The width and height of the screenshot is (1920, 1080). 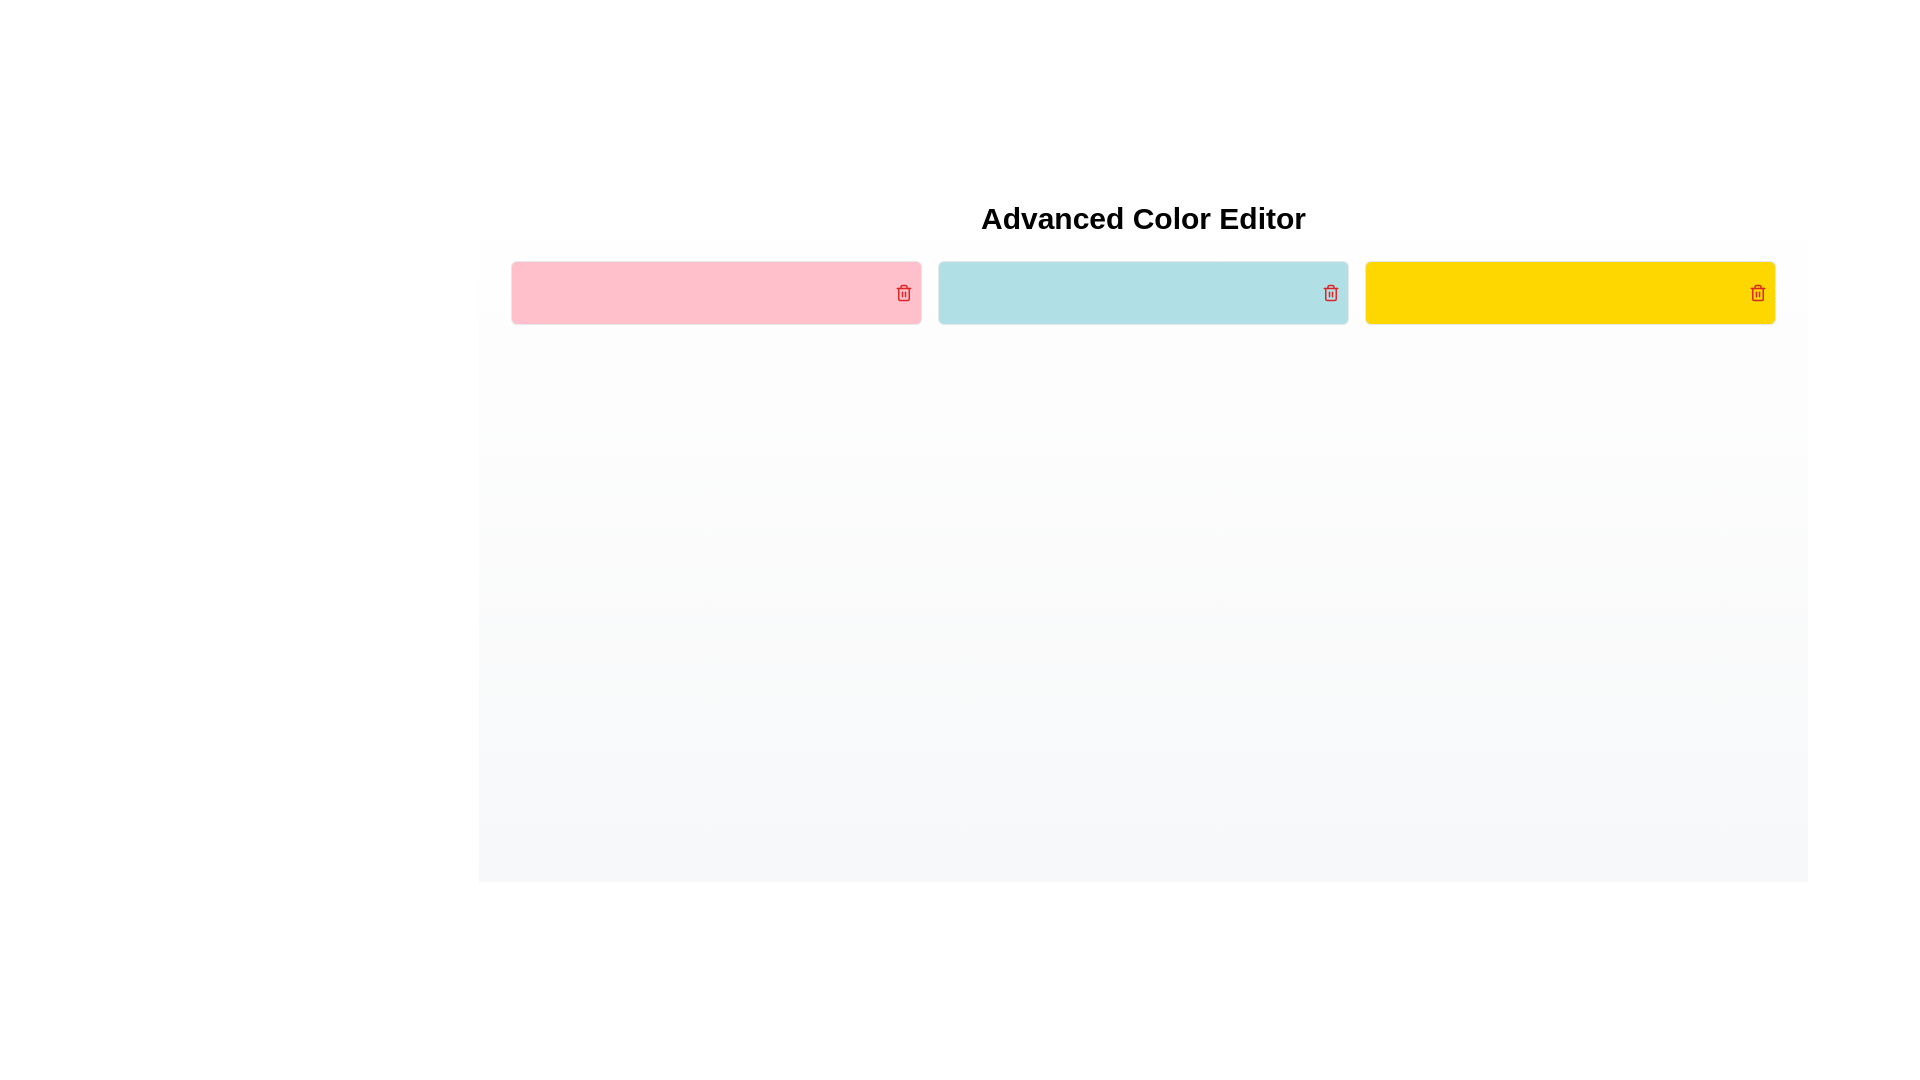 What do you see at coordinates (1756, 293) in the screenshot?
I see `the red trashbin icon located at the far right edge of the yellow rectangular section` at bounding box center [1756, 293].